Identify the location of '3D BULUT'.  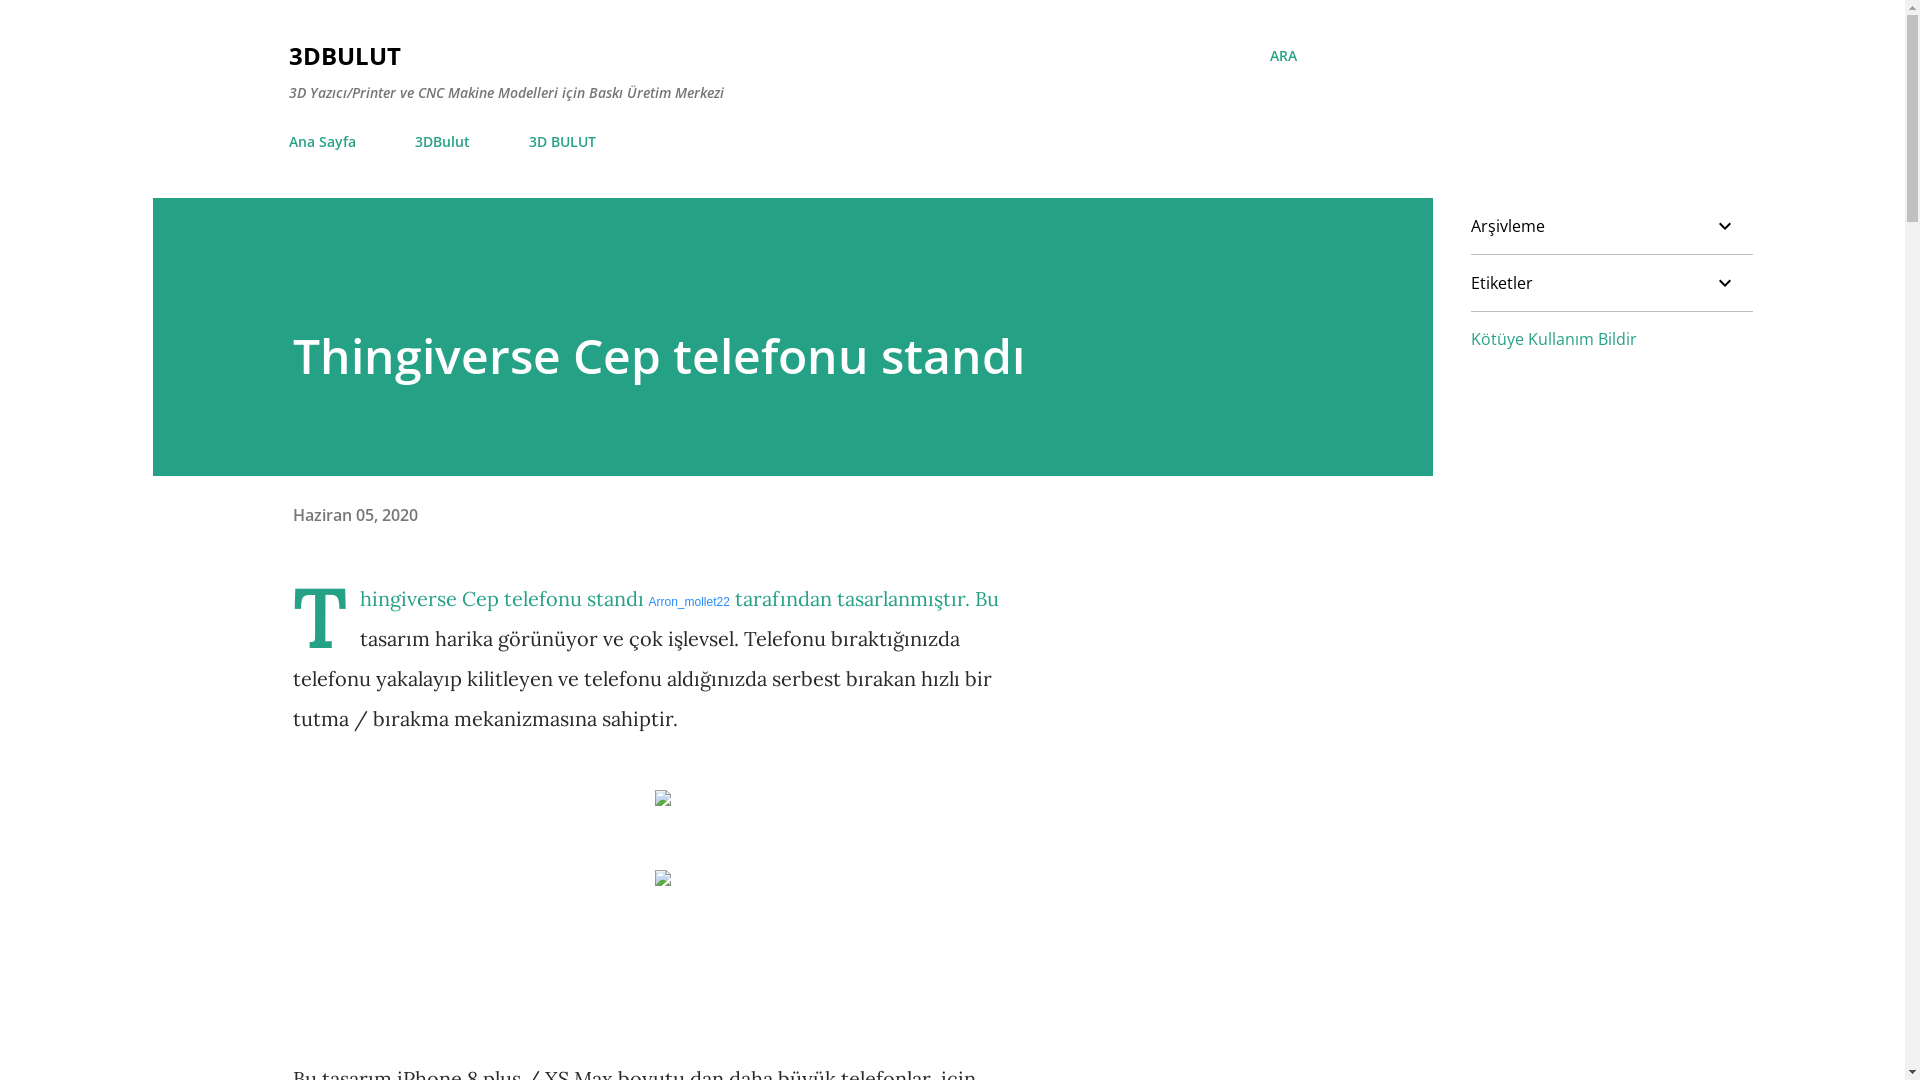
(560, 140).